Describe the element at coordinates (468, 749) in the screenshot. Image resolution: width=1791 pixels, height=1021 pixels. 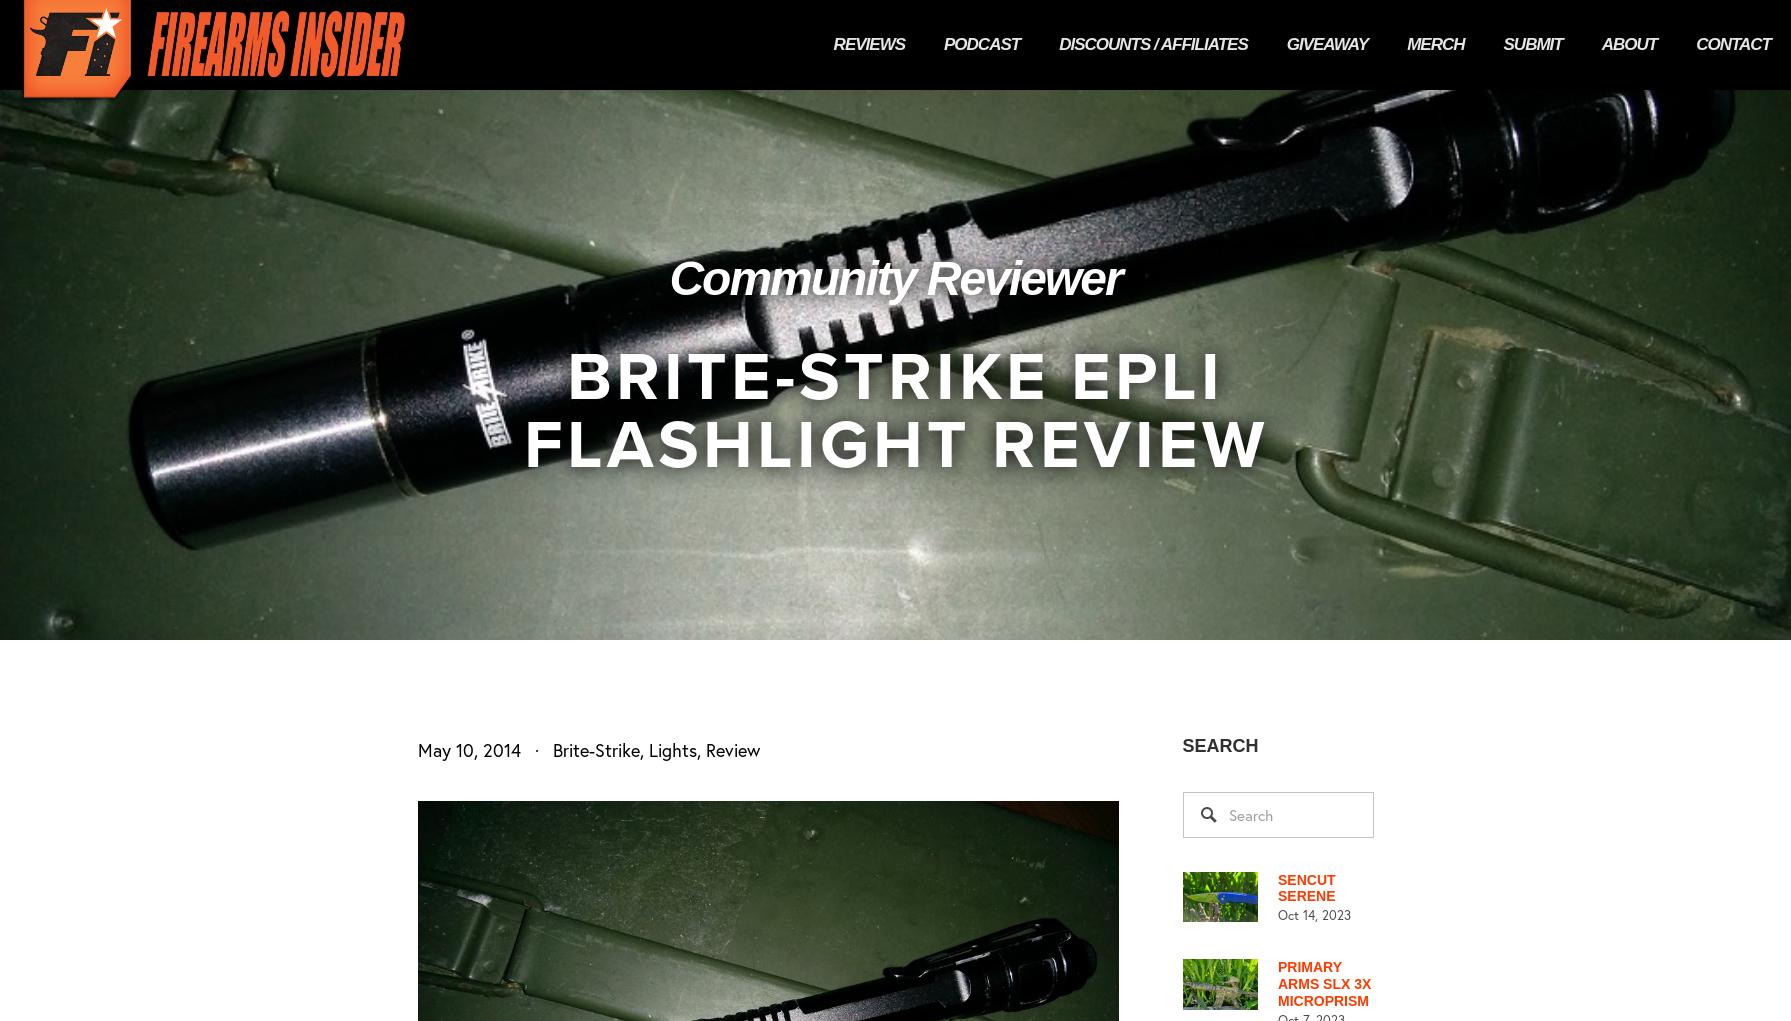
I see `'May 10, 2014'` at that location.